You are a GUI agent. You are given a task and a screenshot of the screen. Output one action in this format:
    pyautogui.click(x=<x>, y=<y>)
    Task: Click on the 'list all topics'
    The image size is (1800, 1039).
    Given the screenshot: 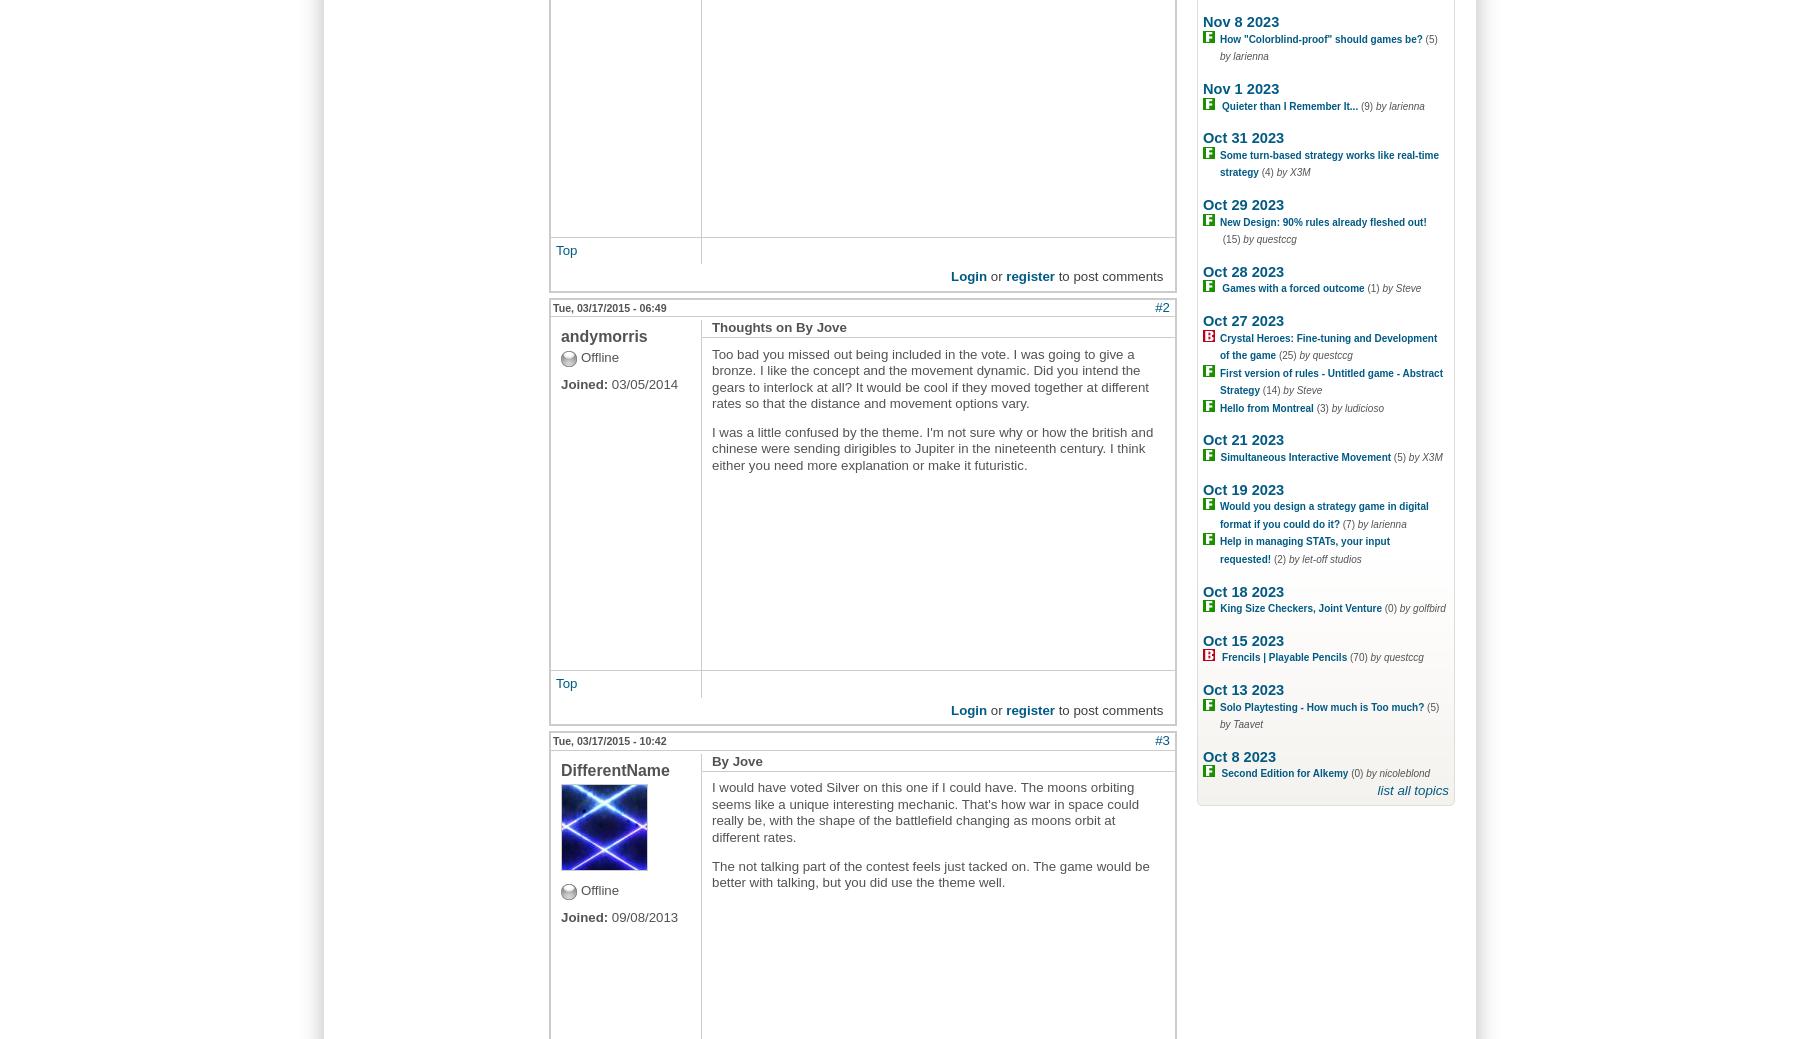 What is the action you would take?
    pyautogui.click(x=1412, y=788)
    